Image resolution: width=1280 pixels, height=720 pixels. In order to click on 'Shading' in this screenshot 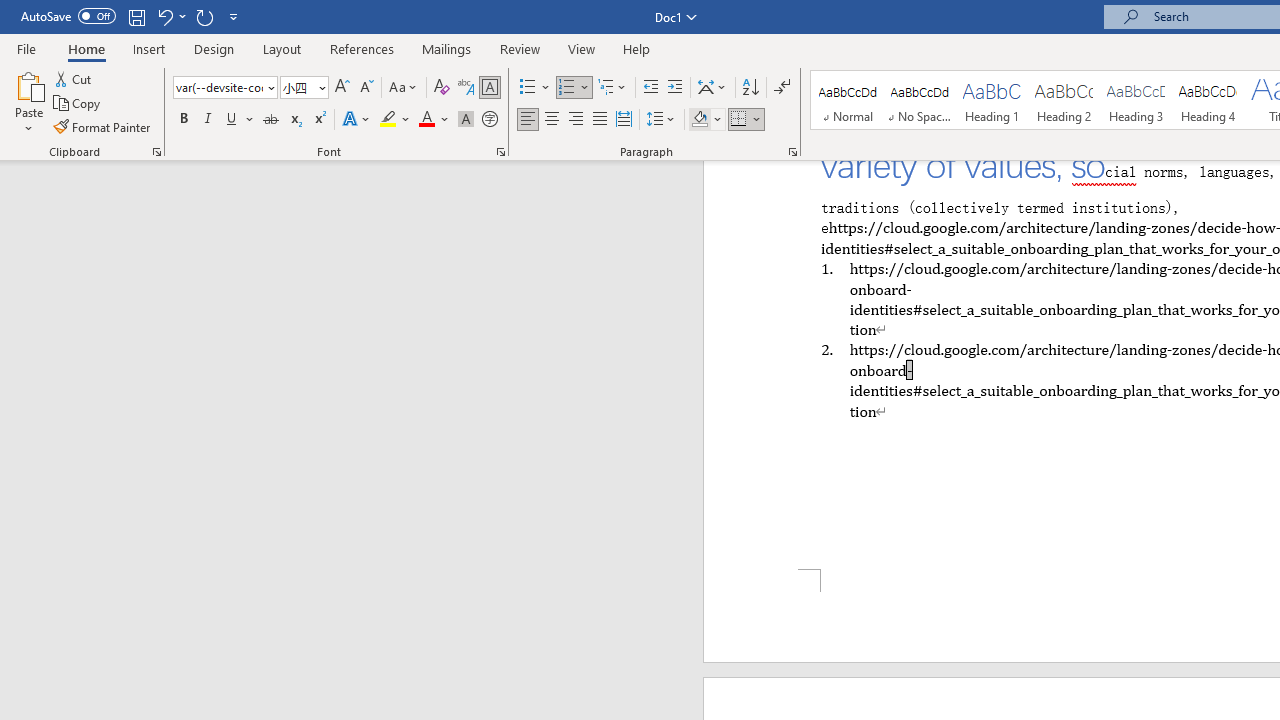, I will do `click(707, 119)`.